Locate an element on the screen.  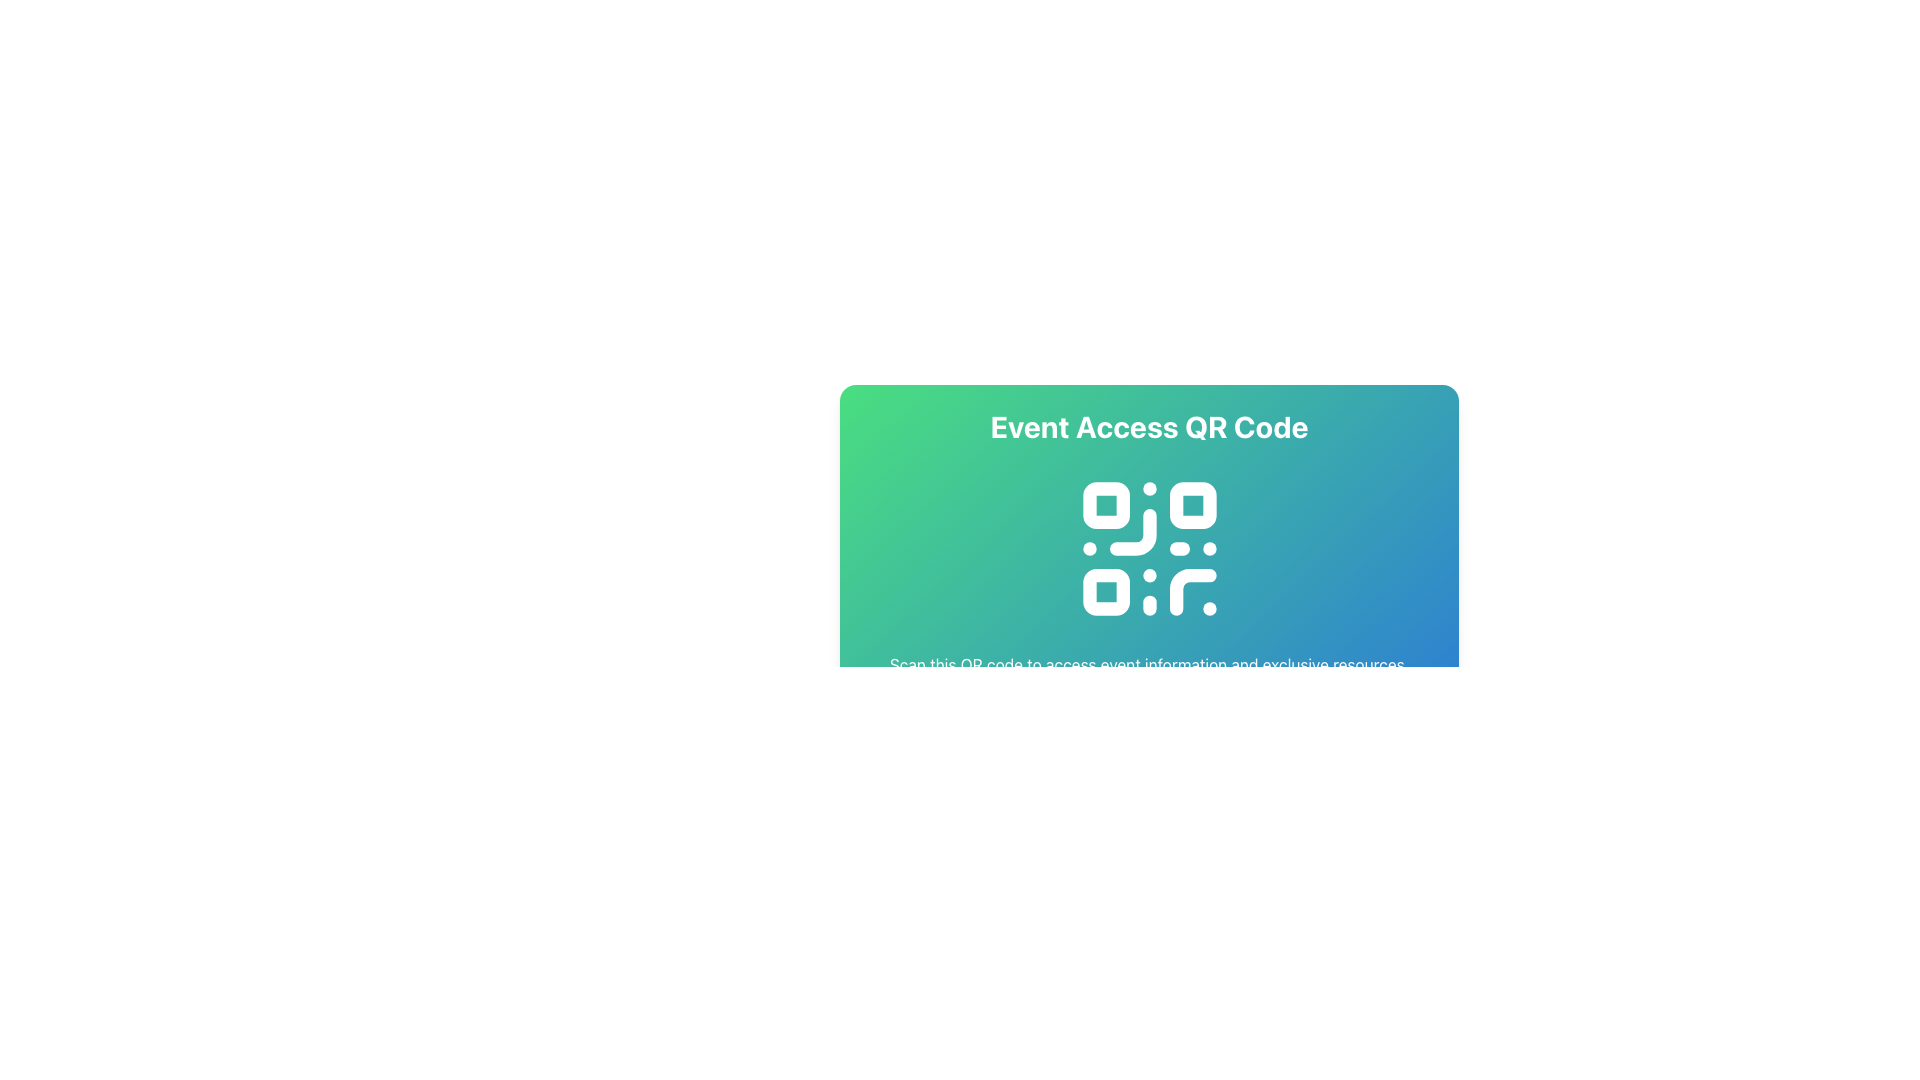
the small light blue square with rounded corners that is the second square in the top row of the QR code is located at coordinates (1192, 504).